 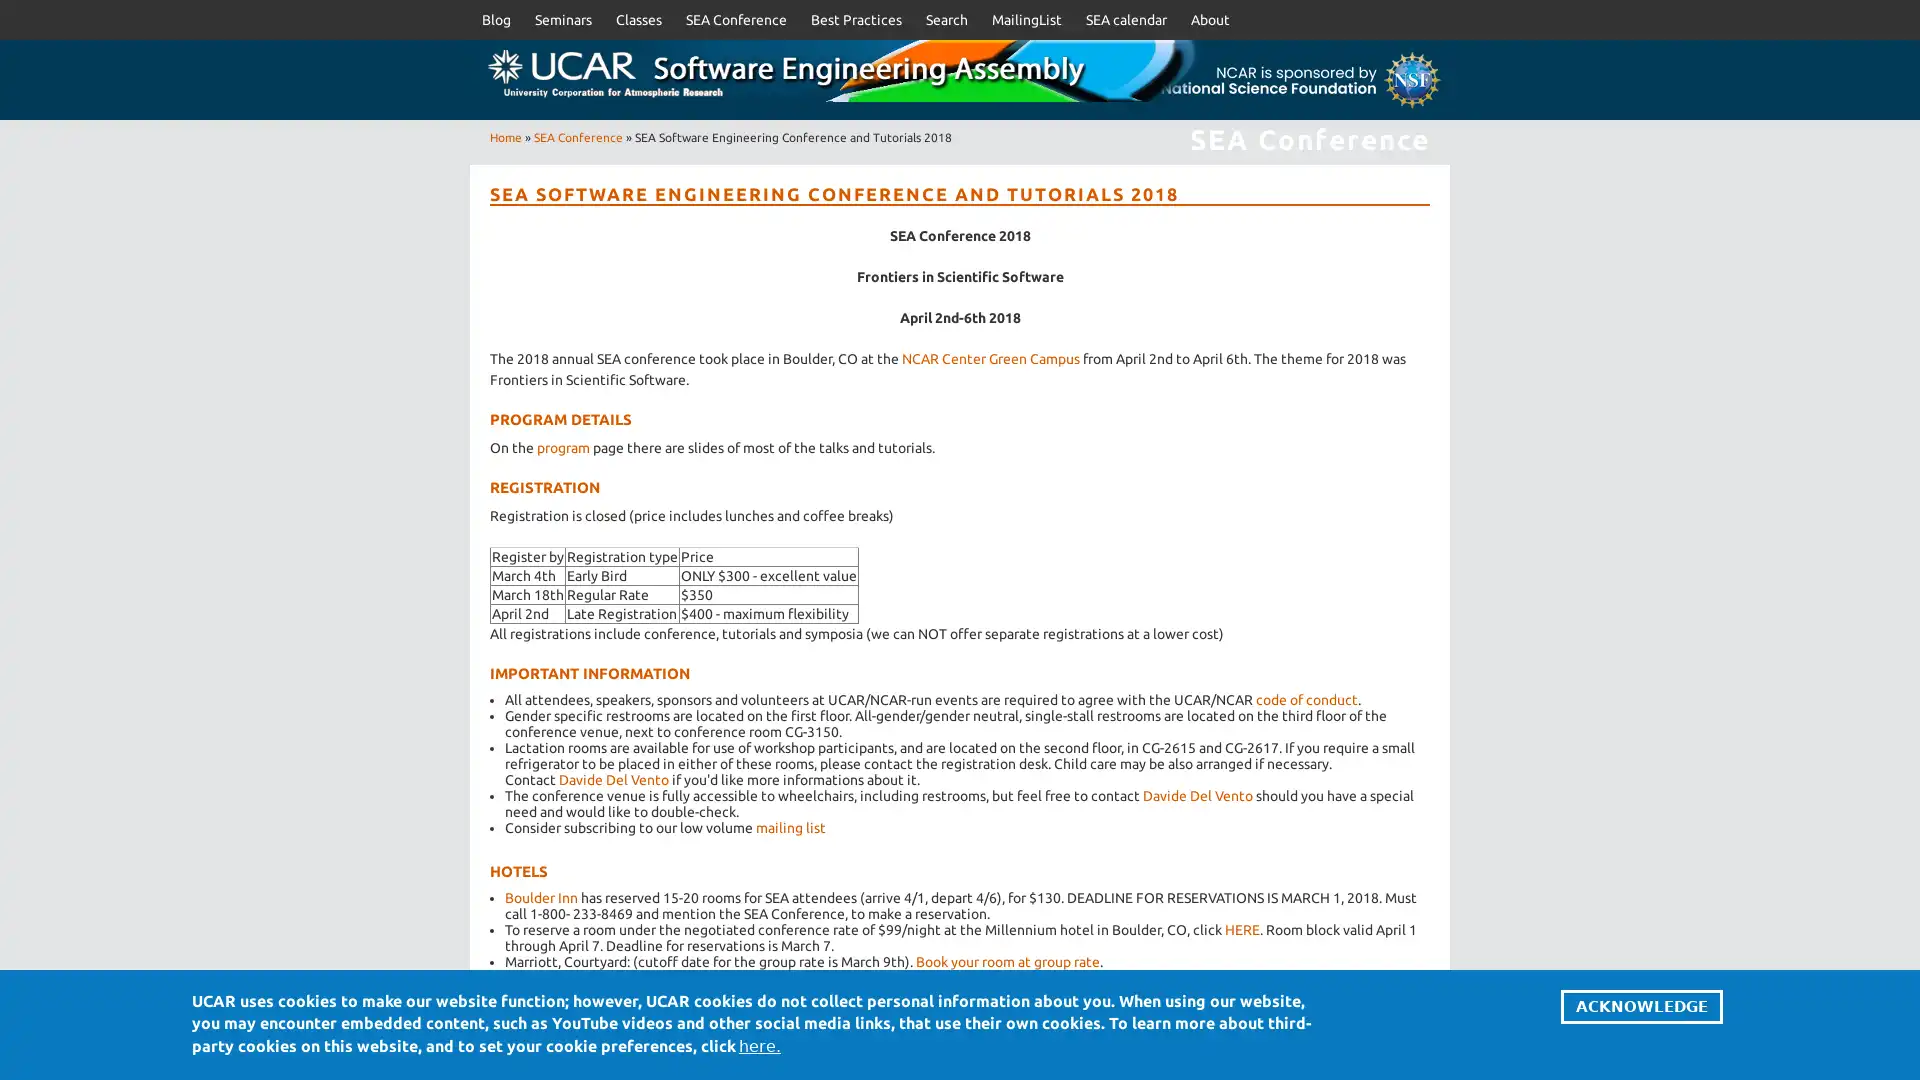 What do you see at coordinates (1641, 1006) in the screenshot?
I see `ACKNOWLEDGE` at bounding box center [1641, 1006].